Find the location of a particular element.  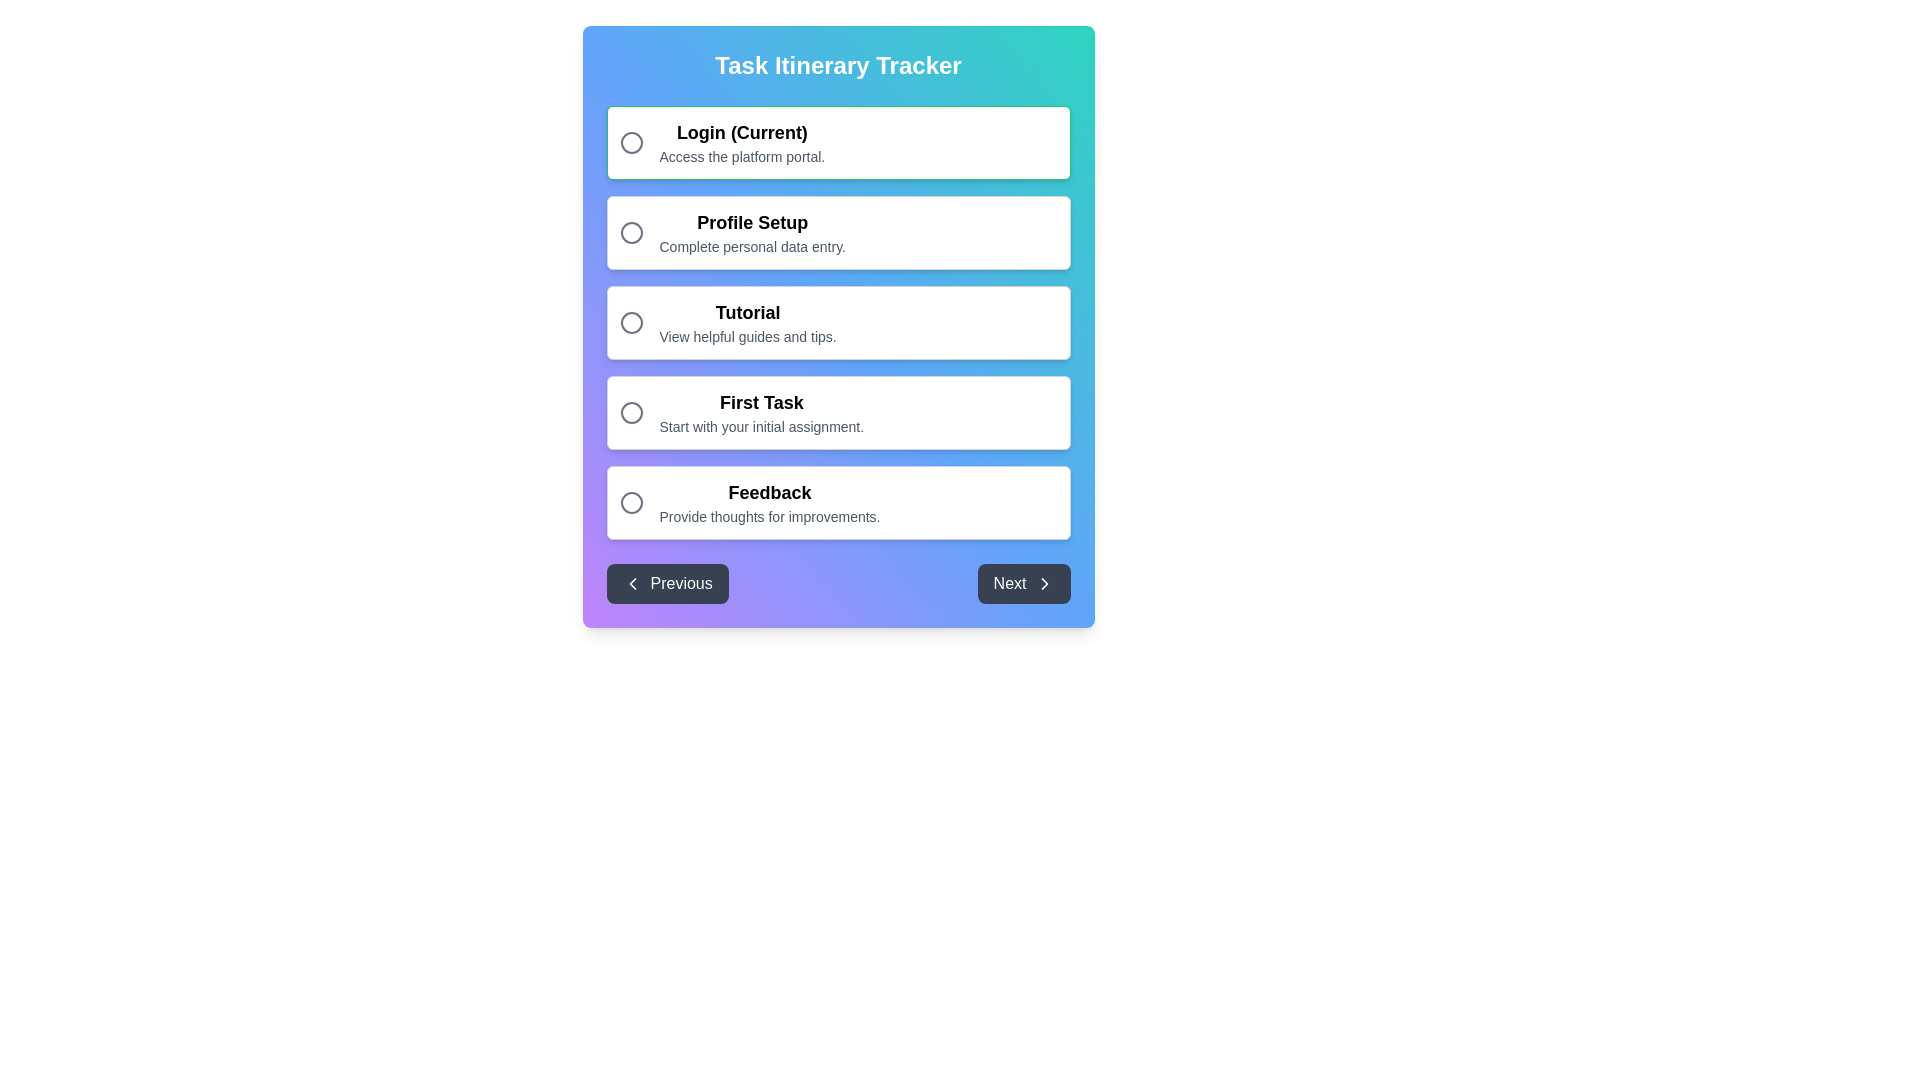

the circular icon located at the top-left corner of the 'Tutorial' card section is located at coordinates (630, 322).